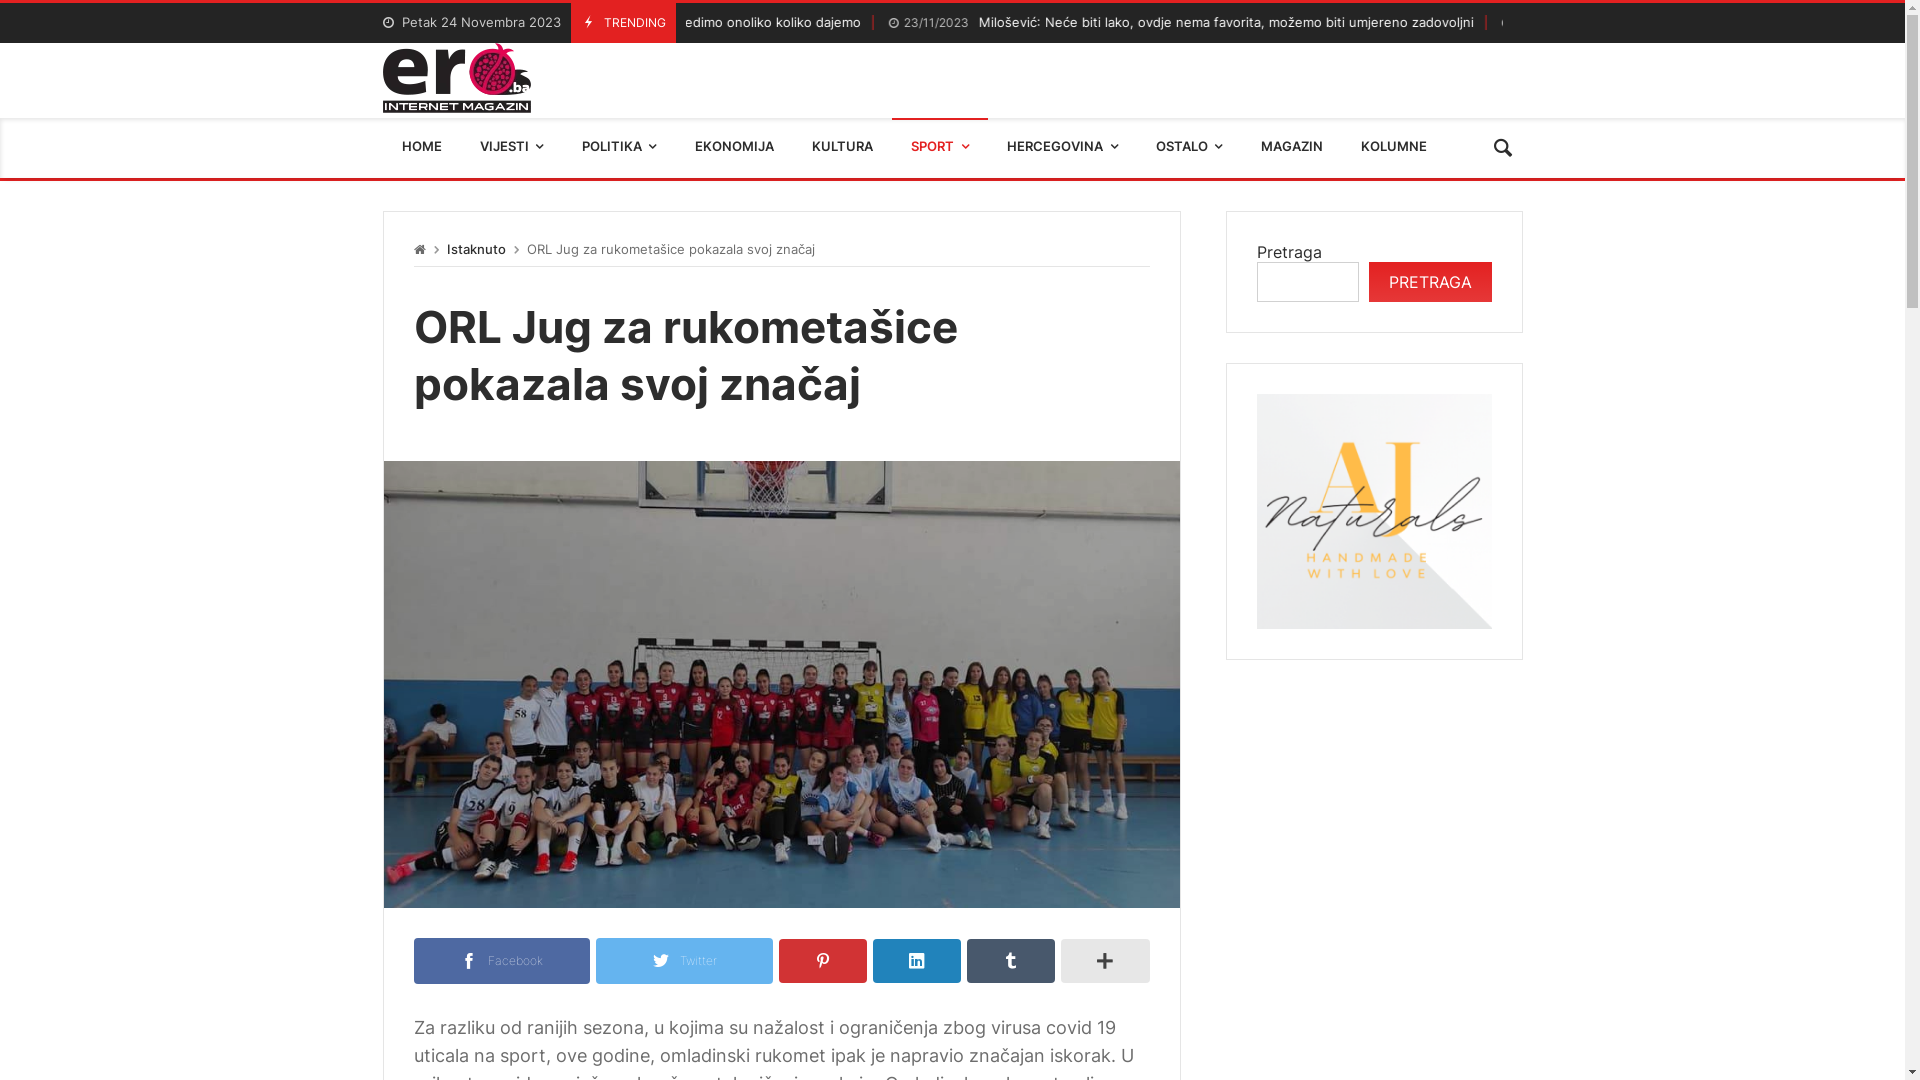 The width and height of the screenshot is (1920, 1080). I want to click on 'Facebook', so click(502, 959).